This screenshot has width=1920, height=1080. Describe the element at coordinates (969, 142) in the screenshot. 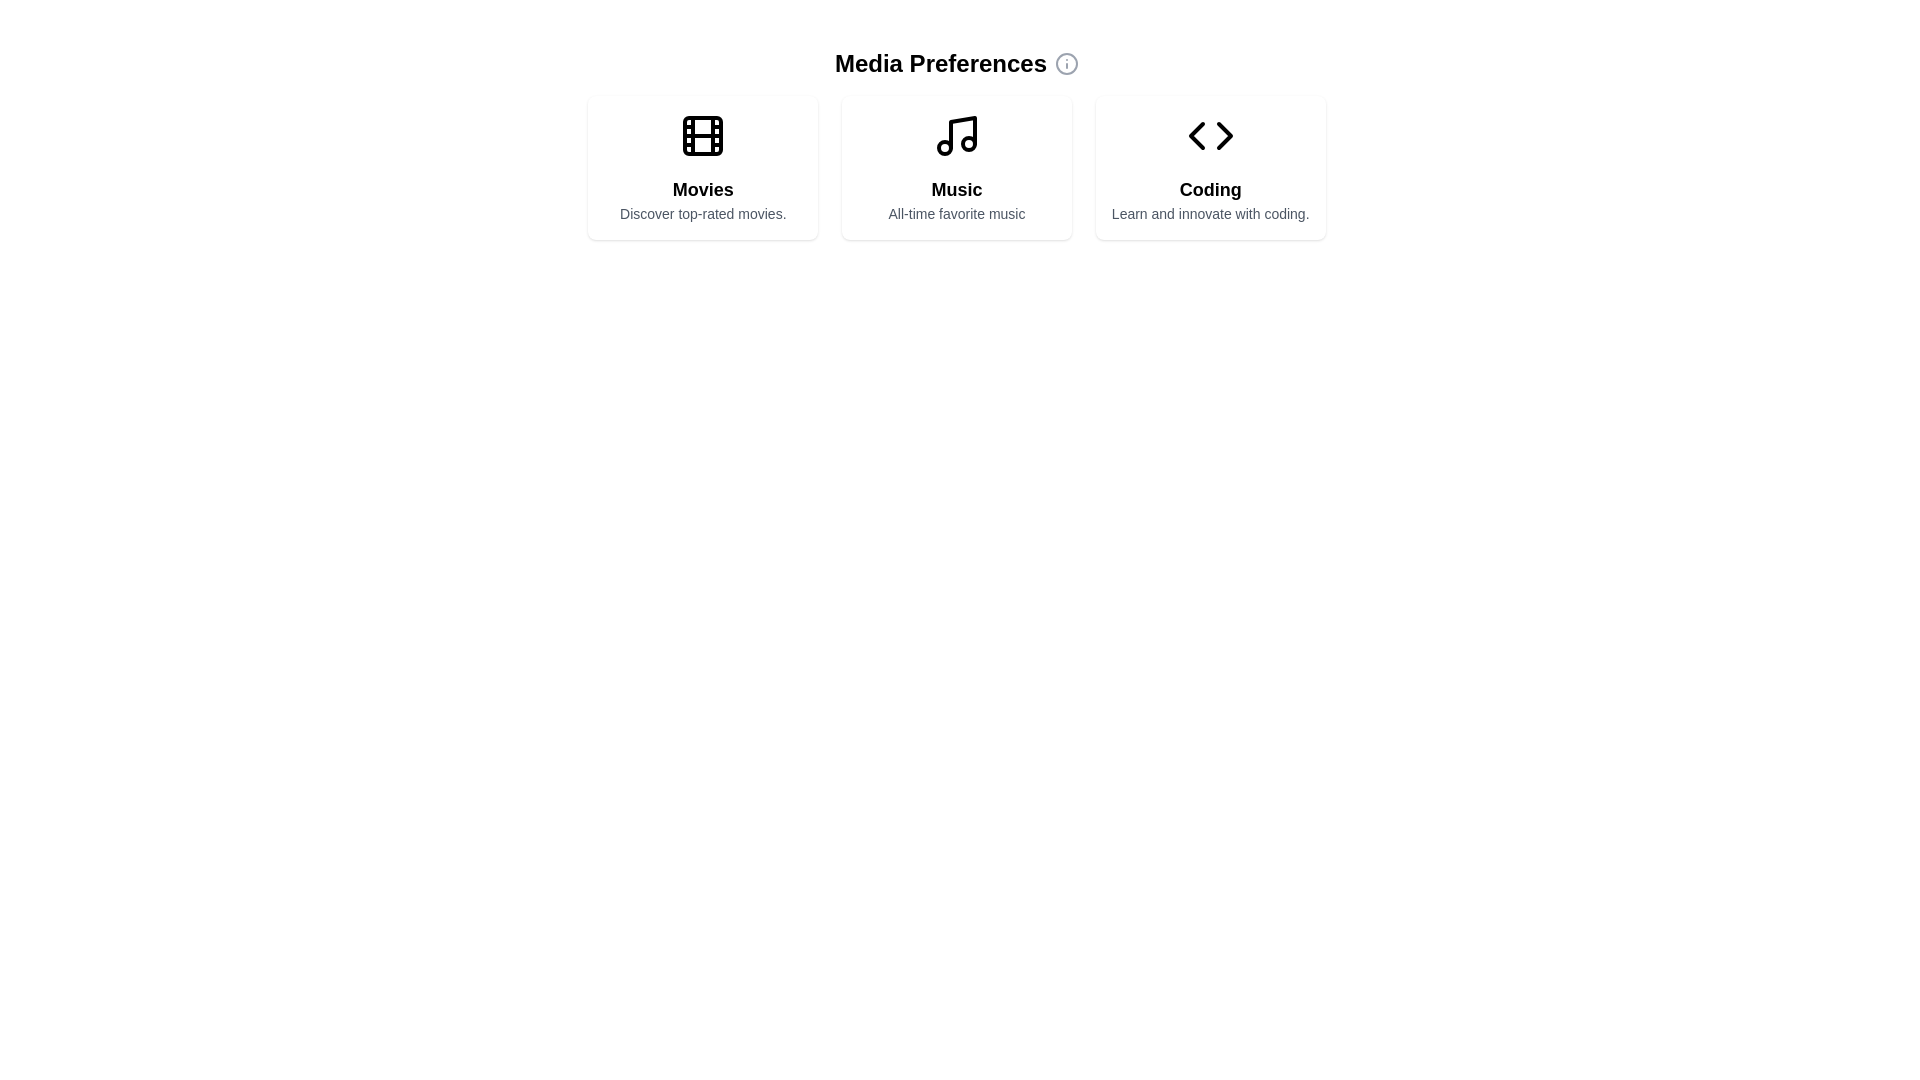

I see `the small decorative SVG circle element located near the top-right of the musical note shape within the 'Music' icon` at that location.